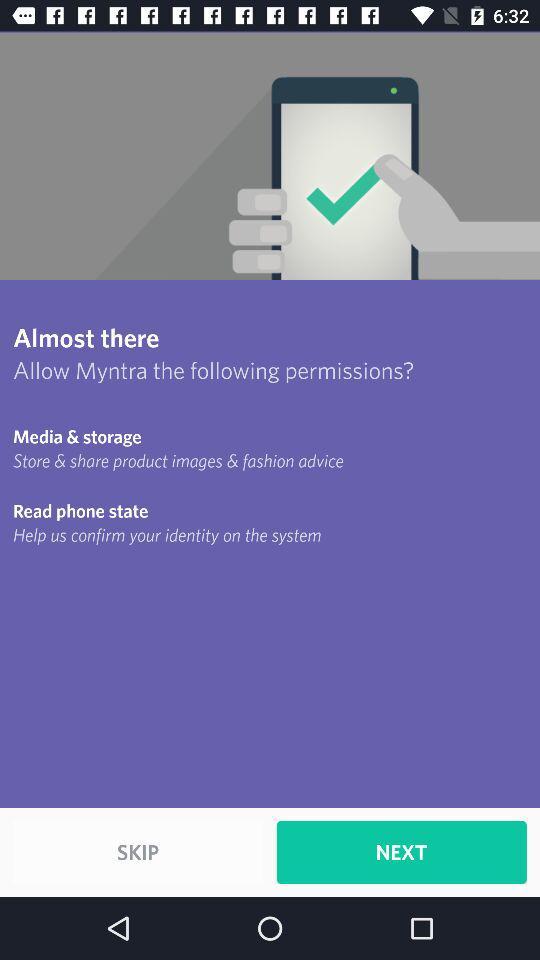  I want to click on the skip item, so click(137, 851).